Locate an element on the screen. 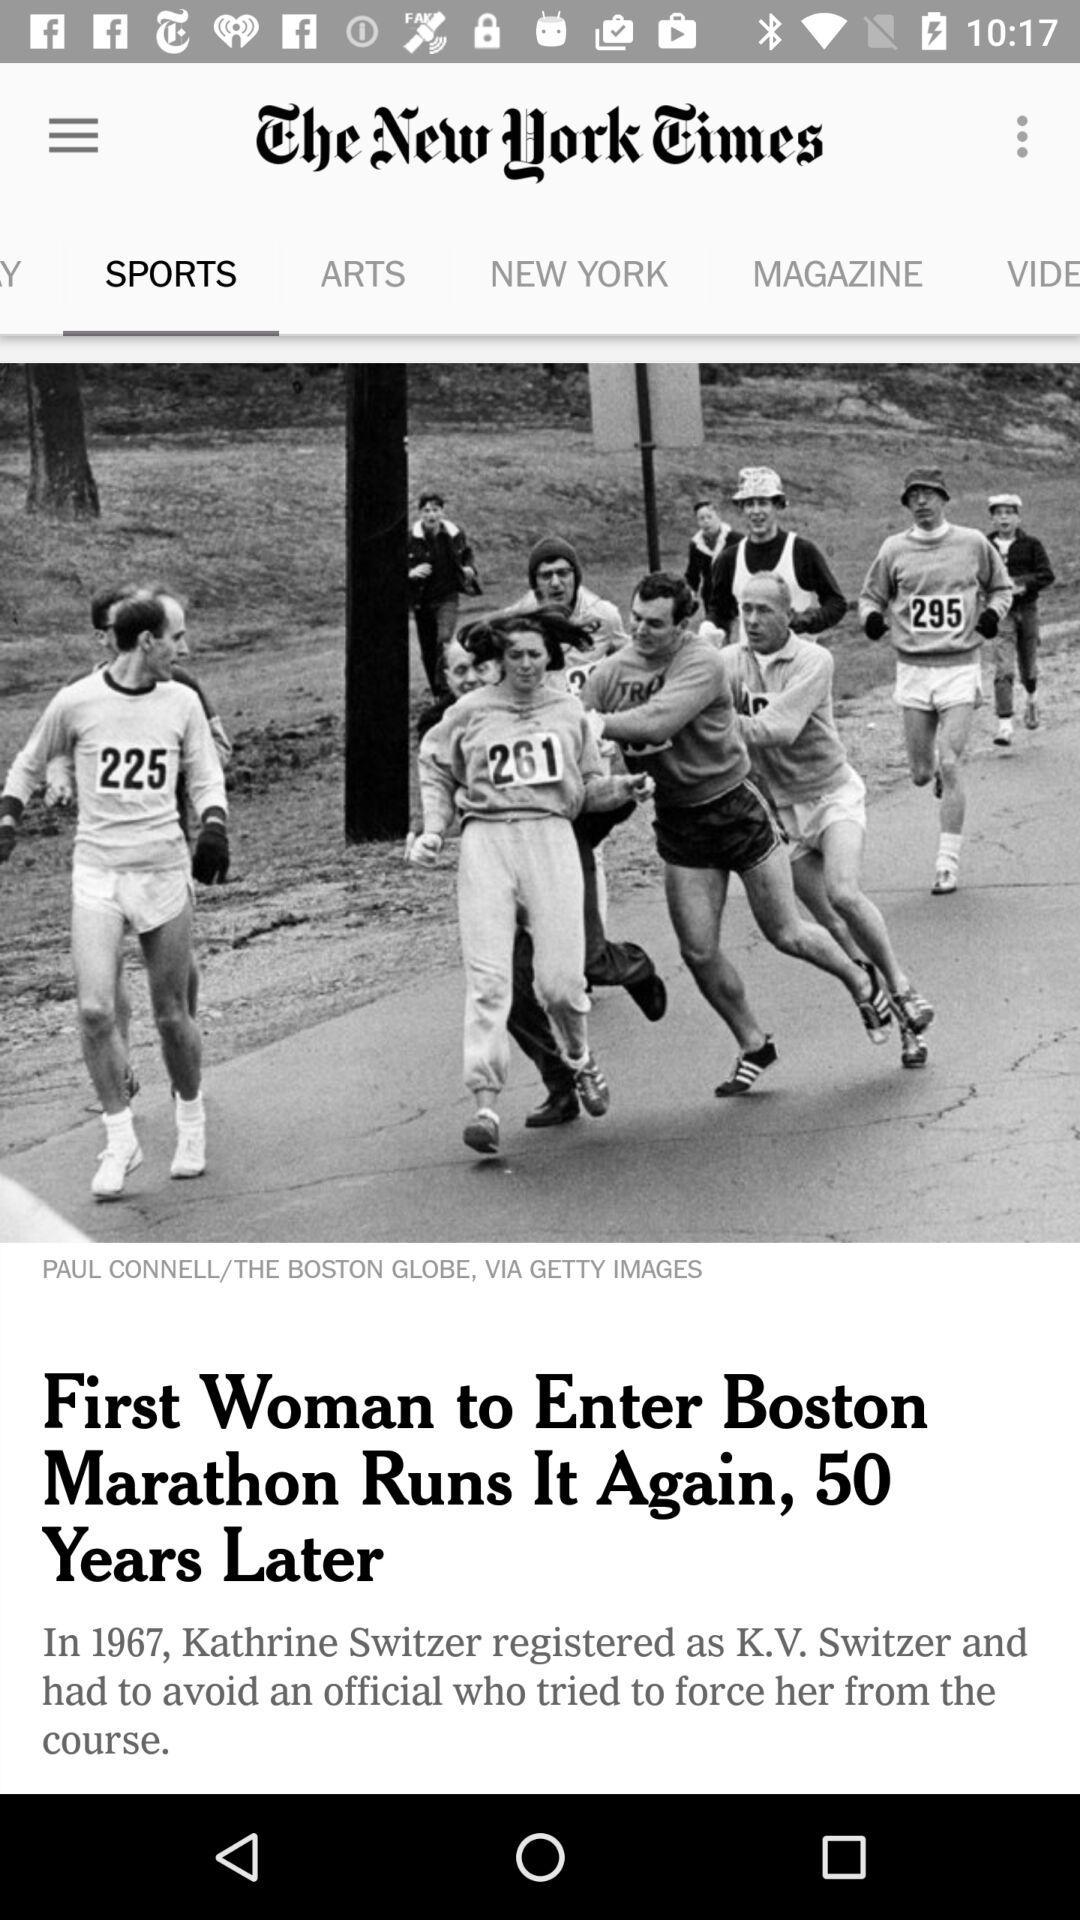  the icon to the right of the new york item is located at coordinates (837, 272).